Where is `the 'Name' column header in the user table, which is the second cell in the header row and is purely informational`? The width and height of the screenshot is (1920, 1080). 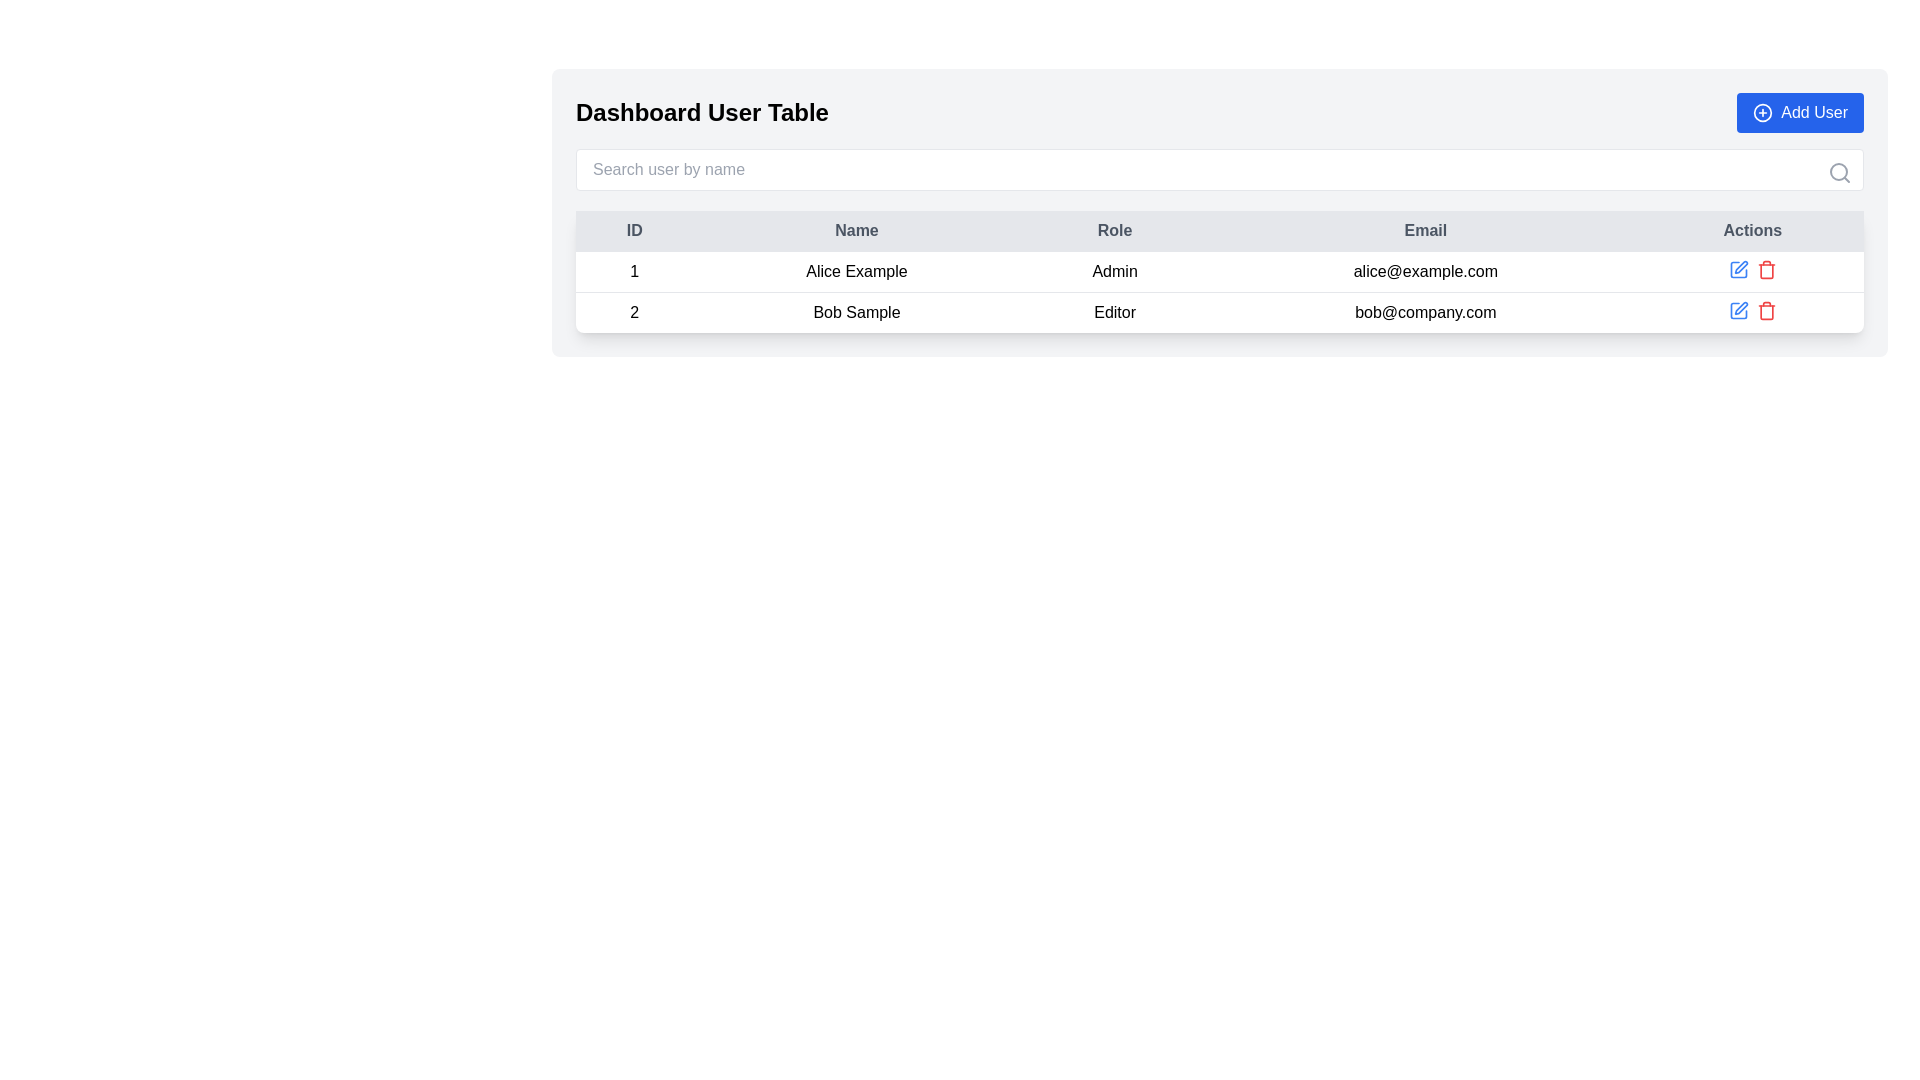 the 'Name' column header in the user table, which is the second cell in the header row and is purely informational is located at coordinates (856, 230).